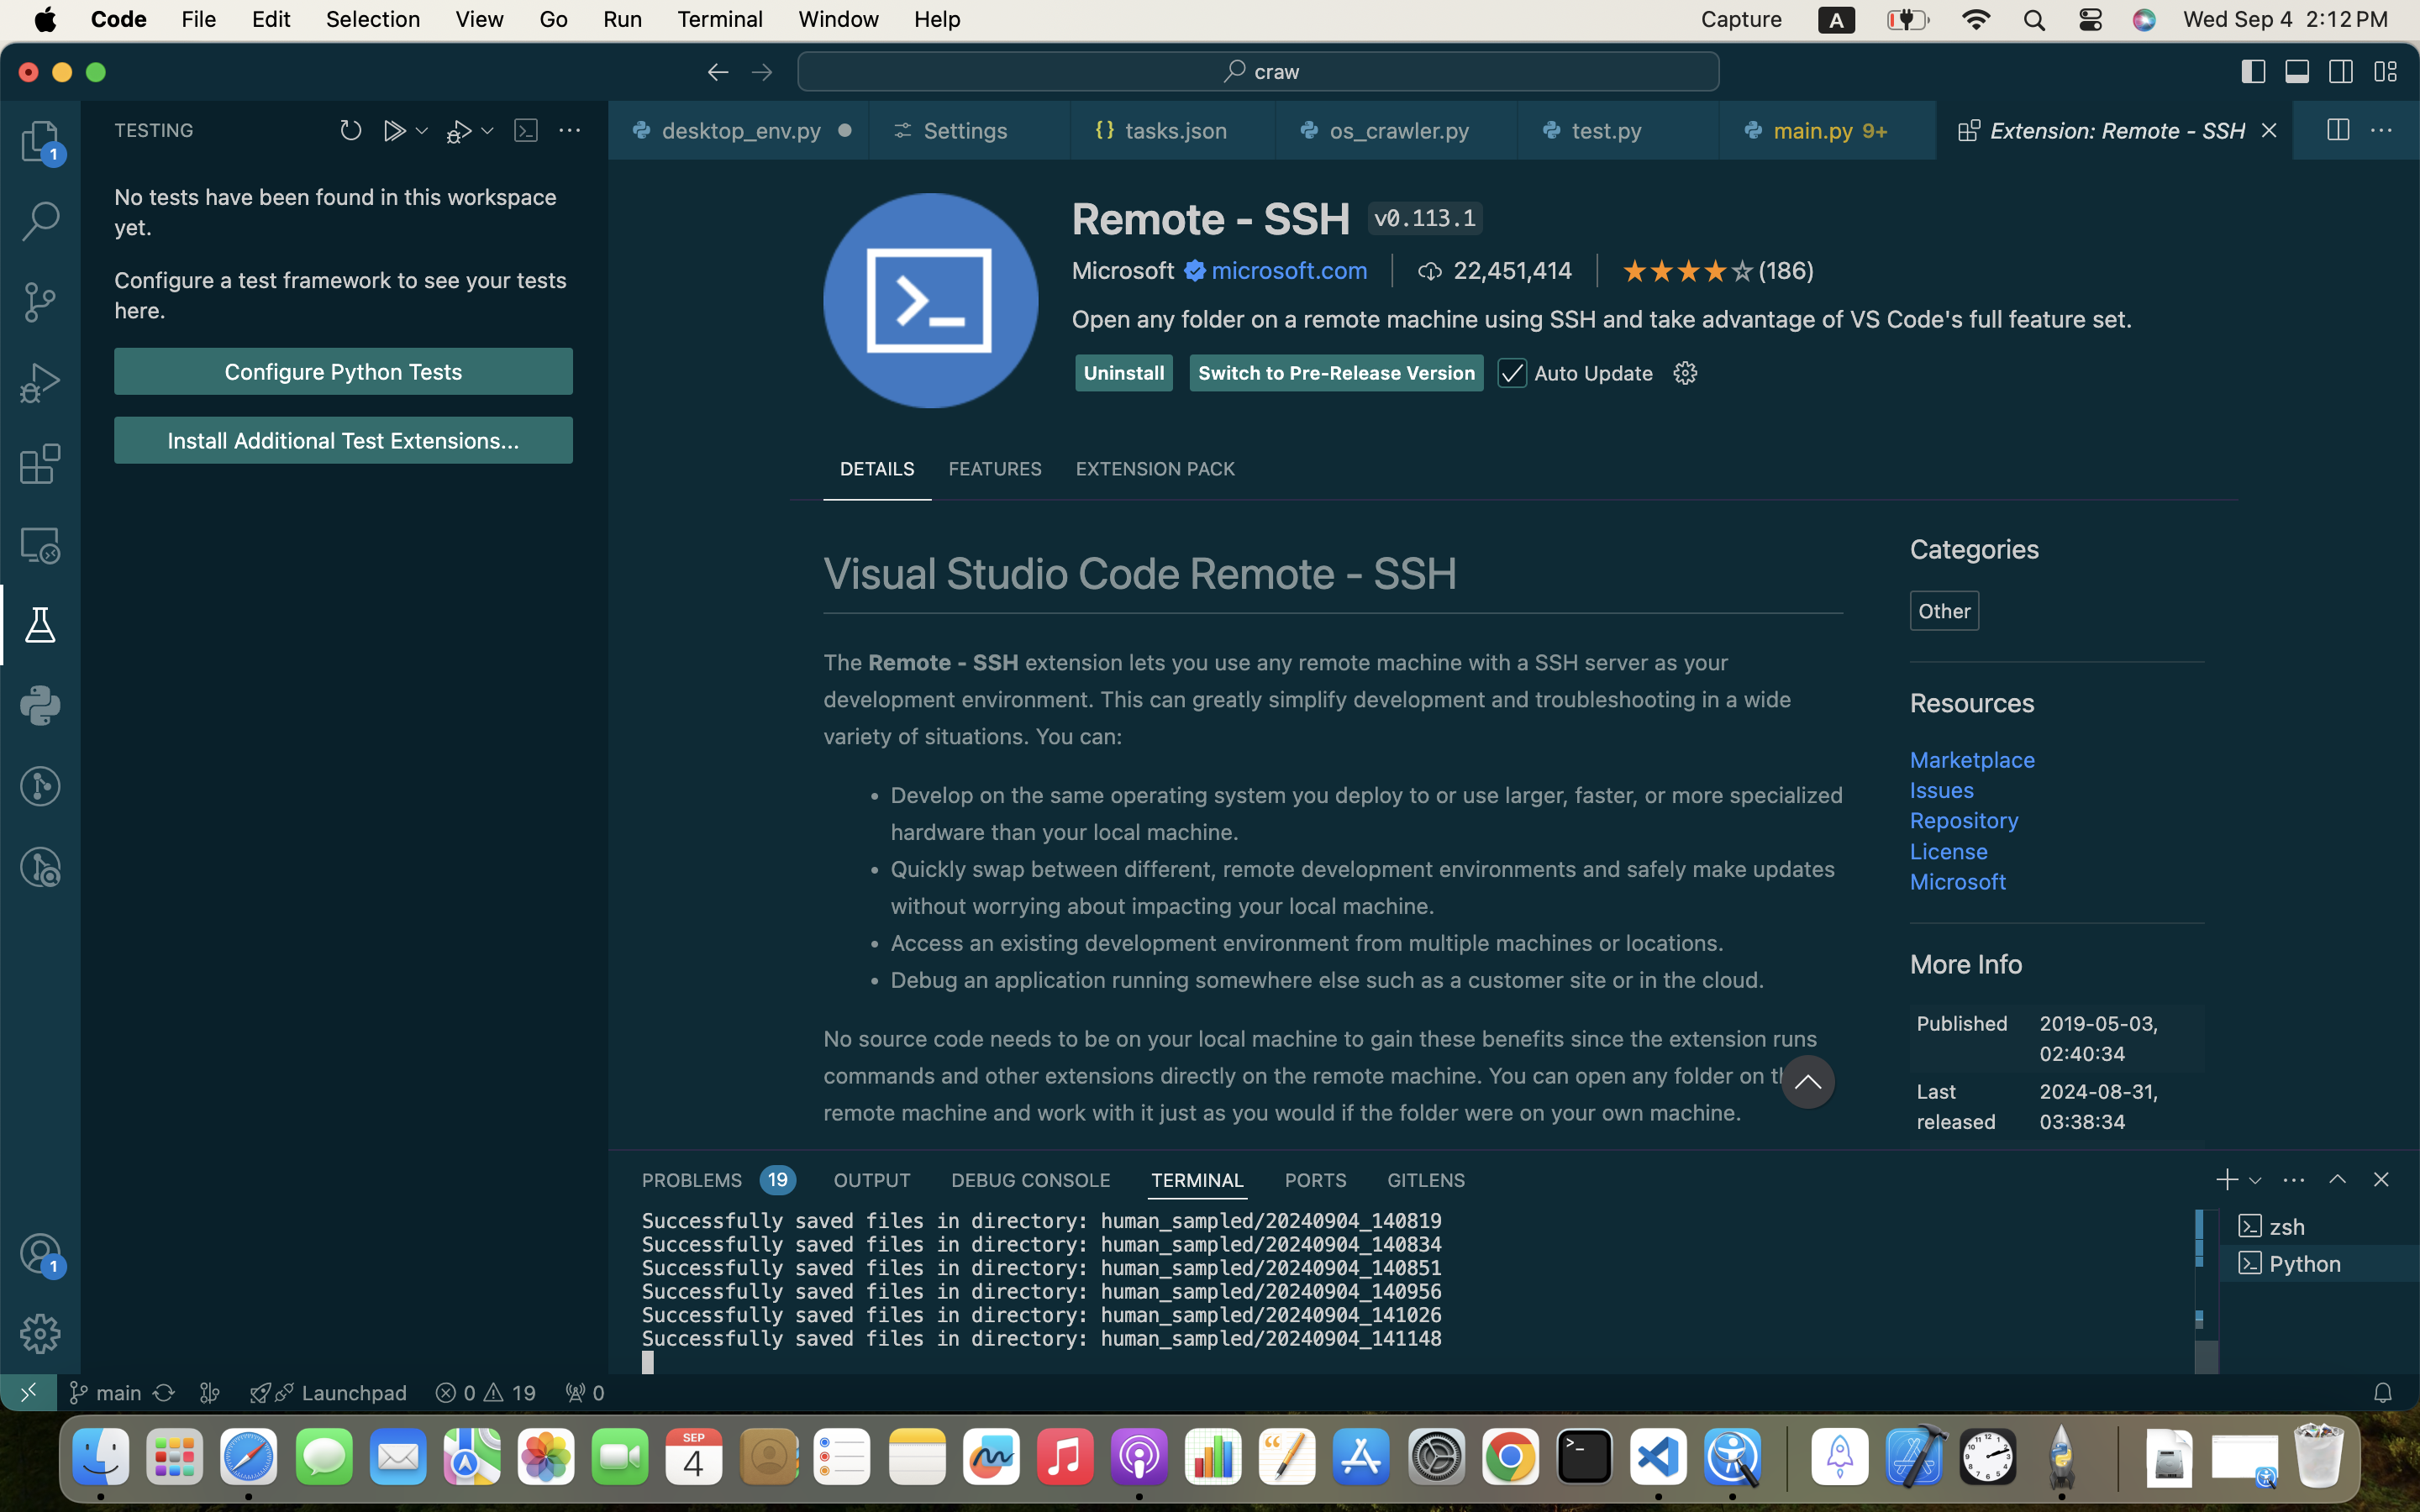 This screenshot has width=2420, height=1512. I want to click on 'Published', so click(1961, 1022).